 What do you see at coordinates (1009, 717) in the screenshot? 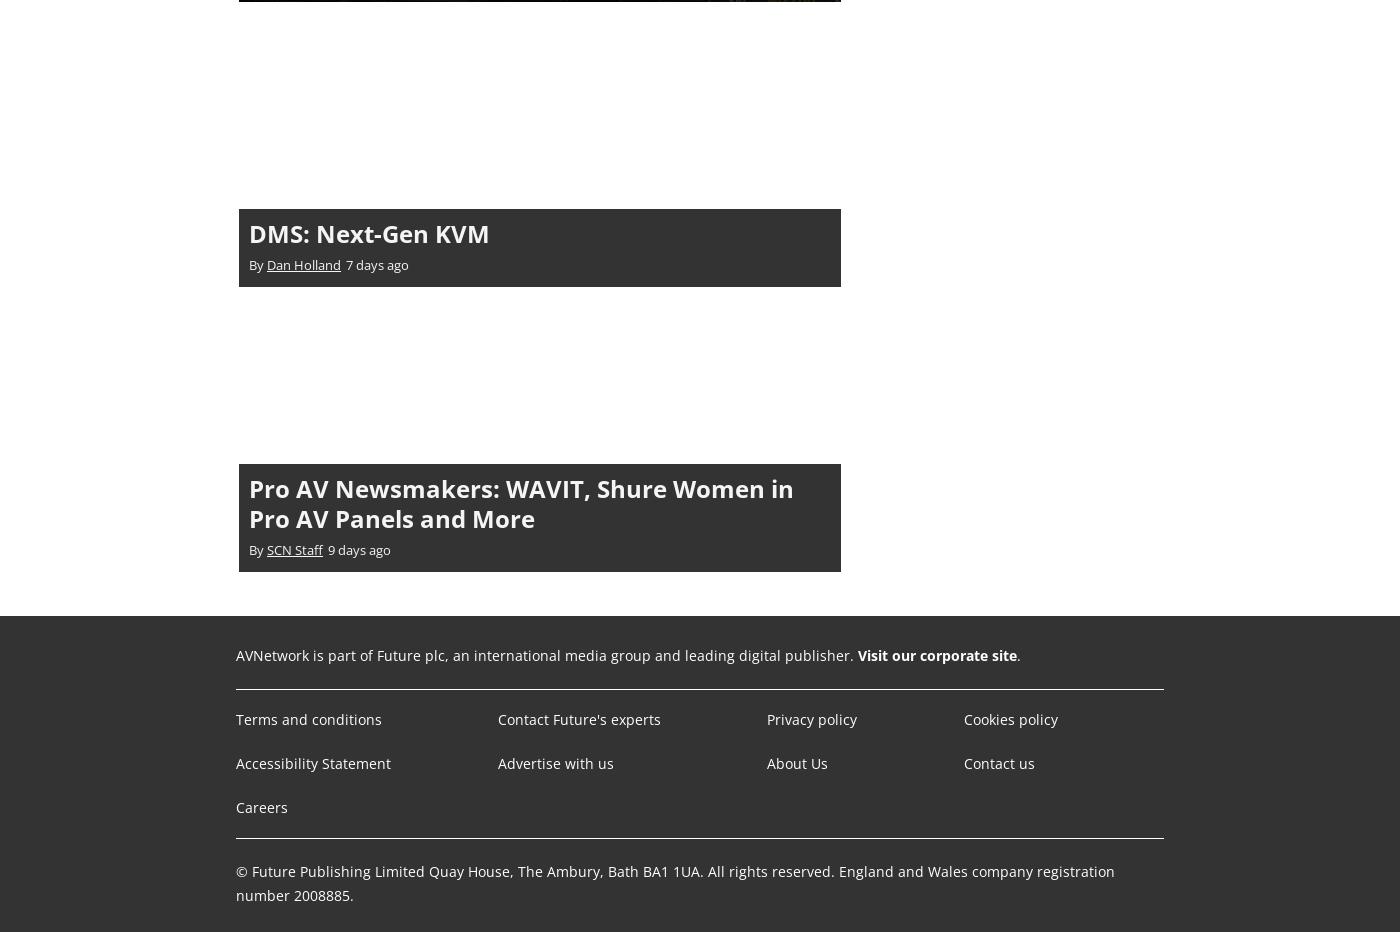
I see `'Cookies policy'` at bounding box center [1009, 717].